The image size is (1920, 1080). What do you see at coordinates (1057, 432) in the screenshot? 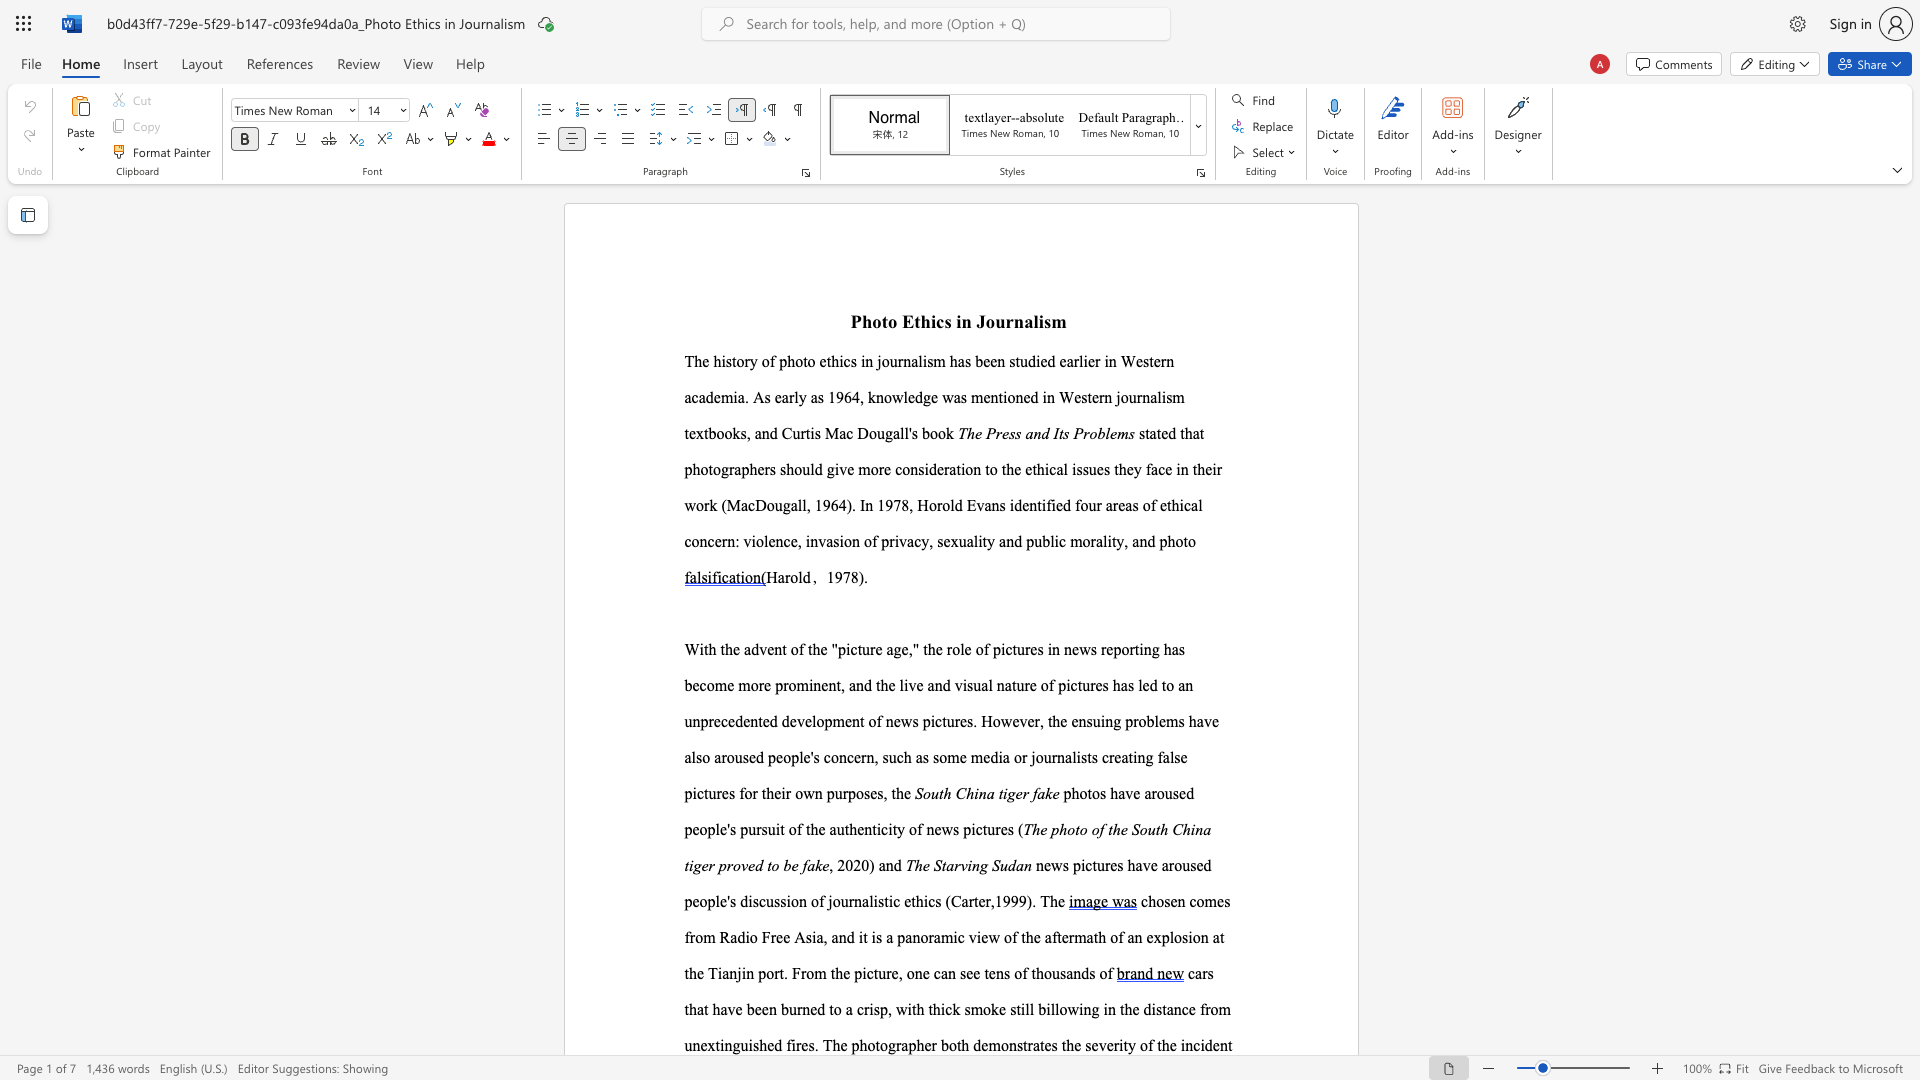
I see `the subset text "ts" within the text "The Press and Its Problems"` at bounding box center [1057, 432].